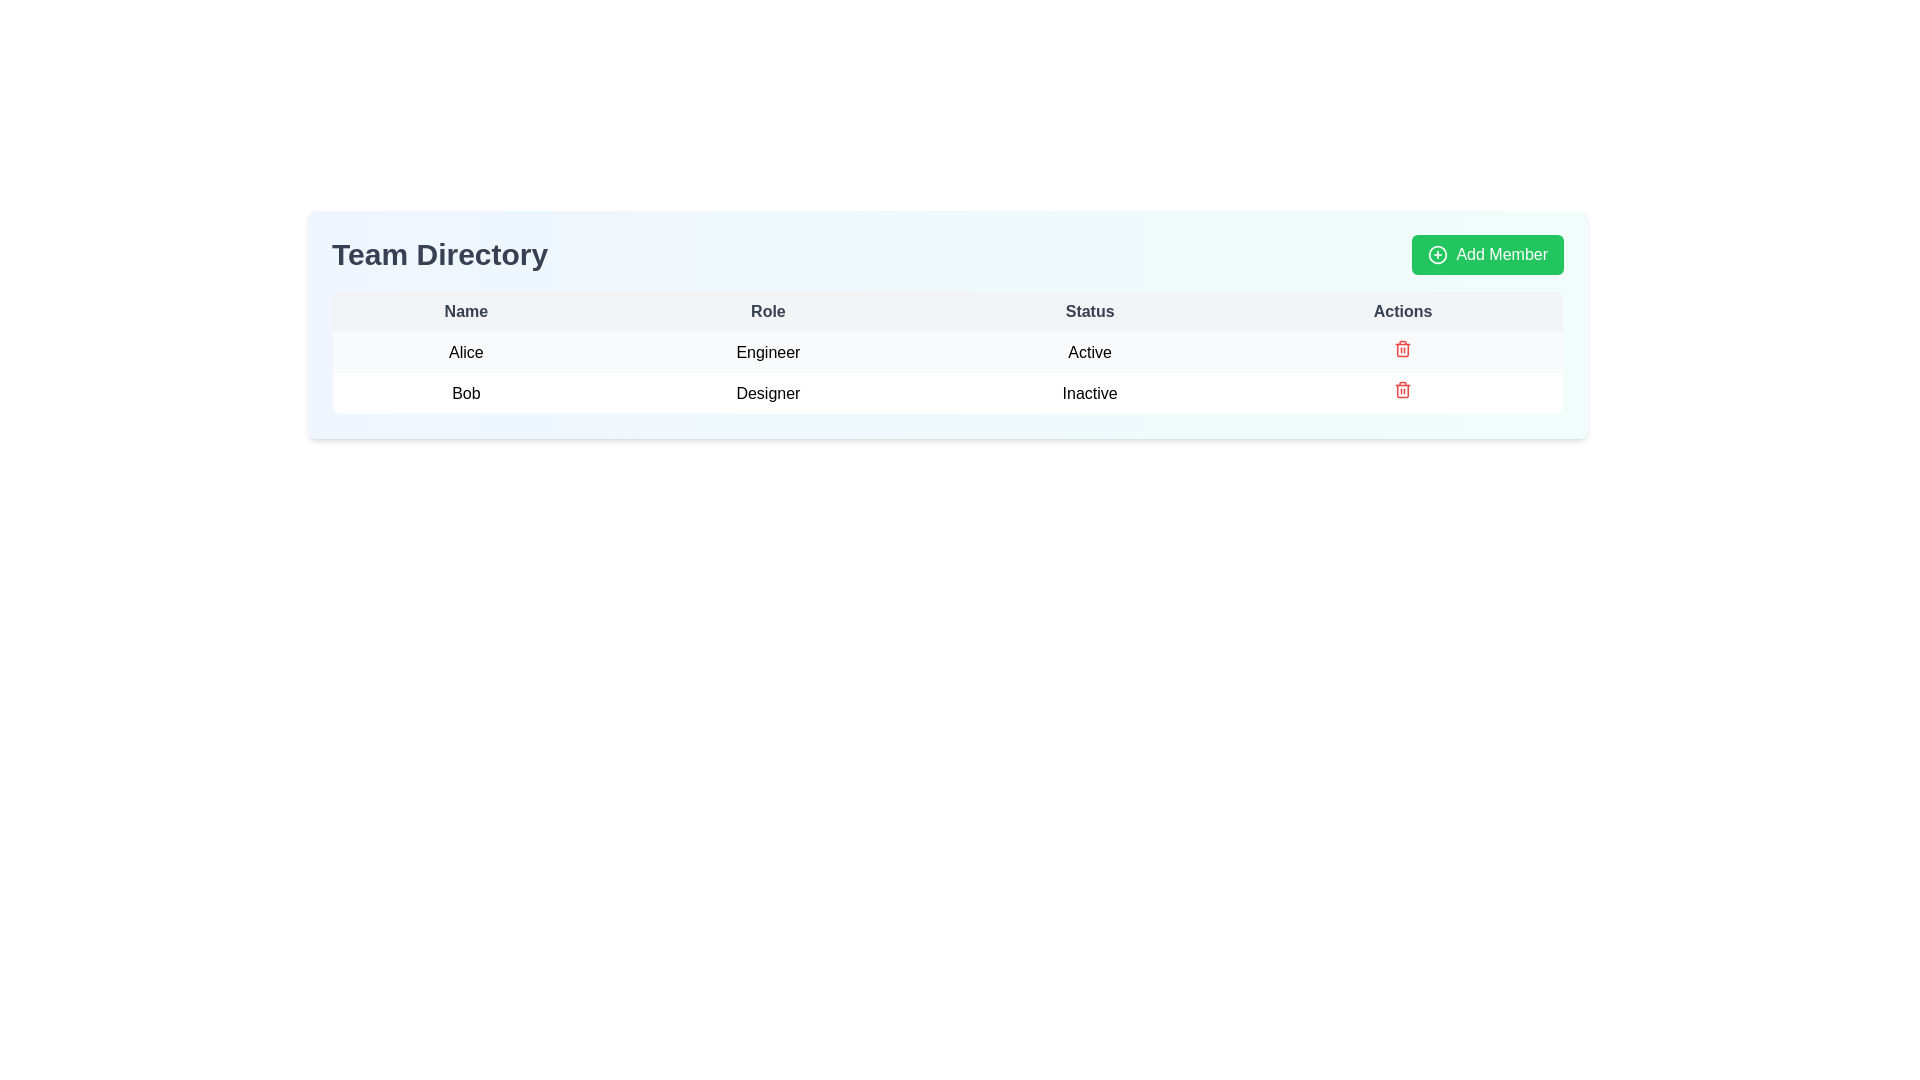  What do you see at coordinates (1488, 253) in the screenshot?
I see `the button located` at bounding box center [1488, 253].